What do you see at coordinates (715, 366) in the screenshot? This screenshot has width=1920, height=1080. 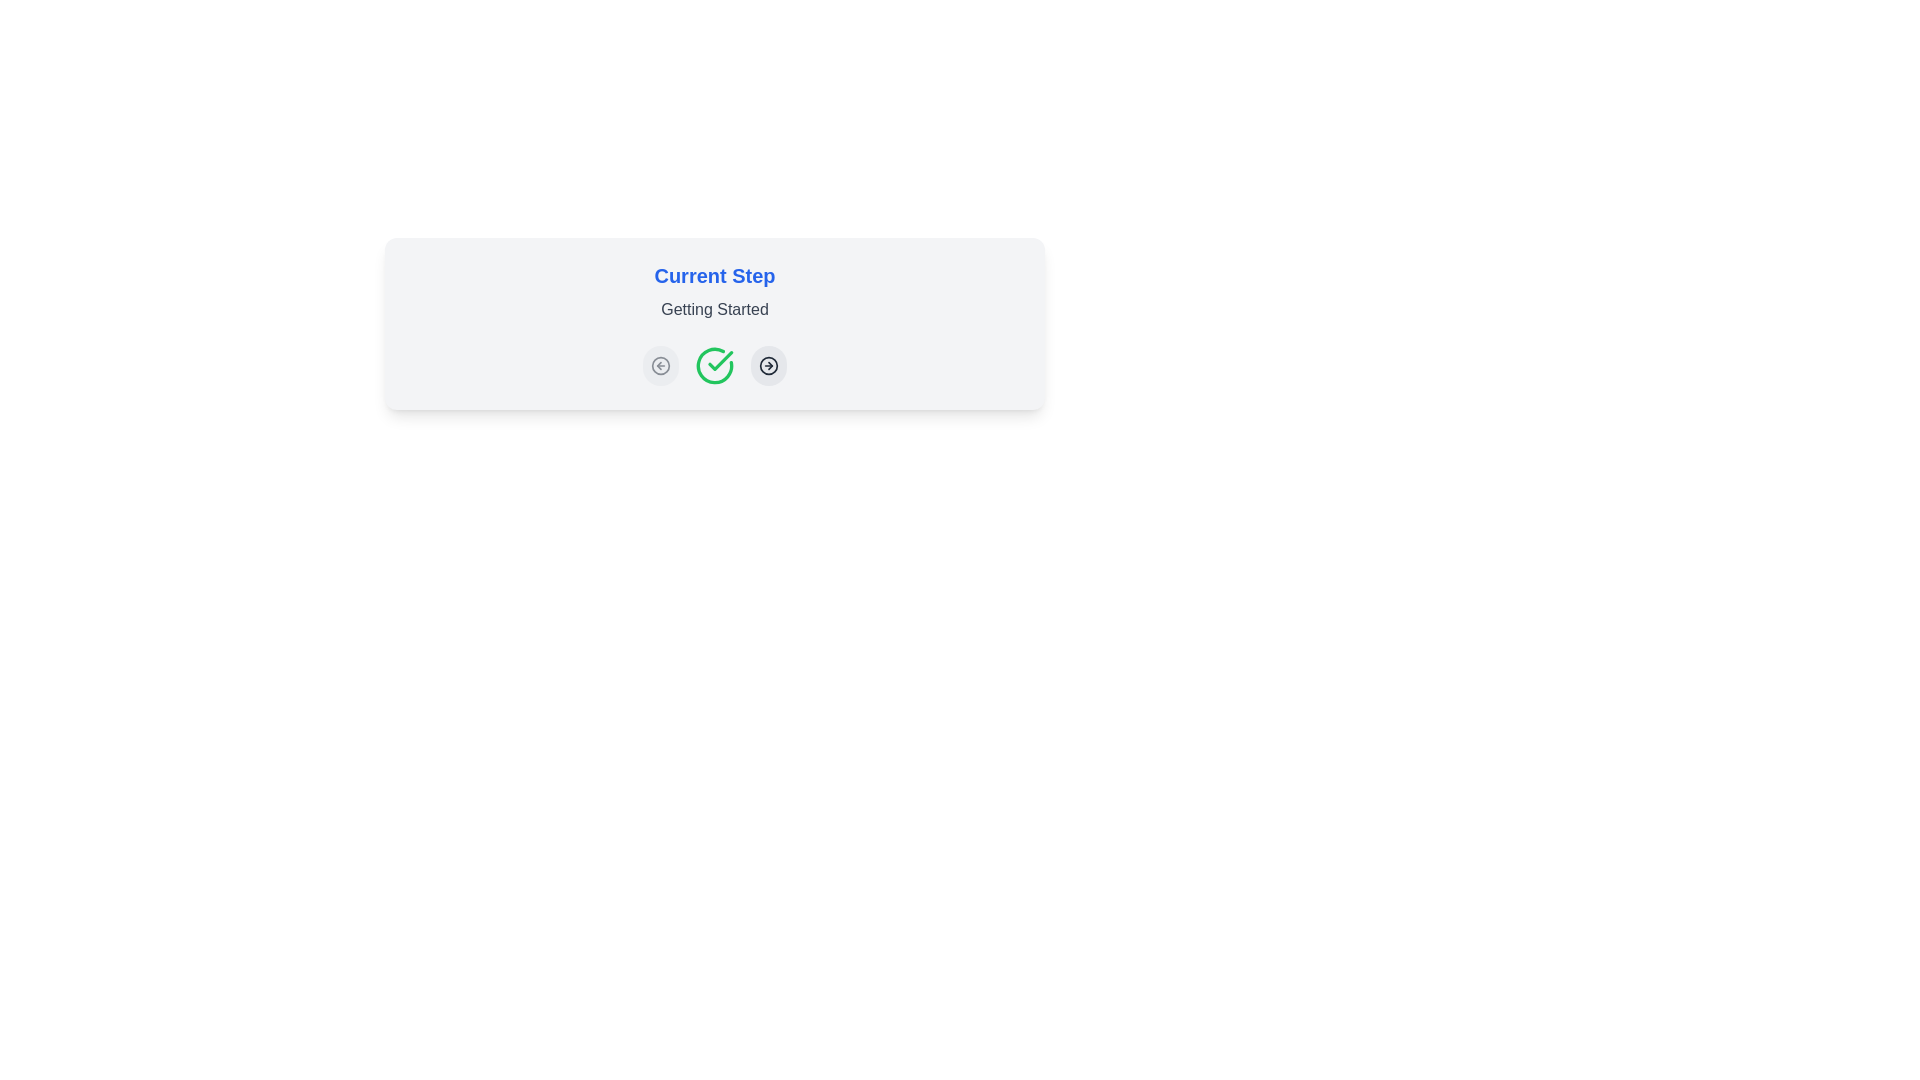 I see `the central confirmation button, which is larger, green, and features a checkmark icon in the group of three horizontally aligned buttons under the 'Current Step' card titled 'Getting Started'` at bounding box center [715, 366].